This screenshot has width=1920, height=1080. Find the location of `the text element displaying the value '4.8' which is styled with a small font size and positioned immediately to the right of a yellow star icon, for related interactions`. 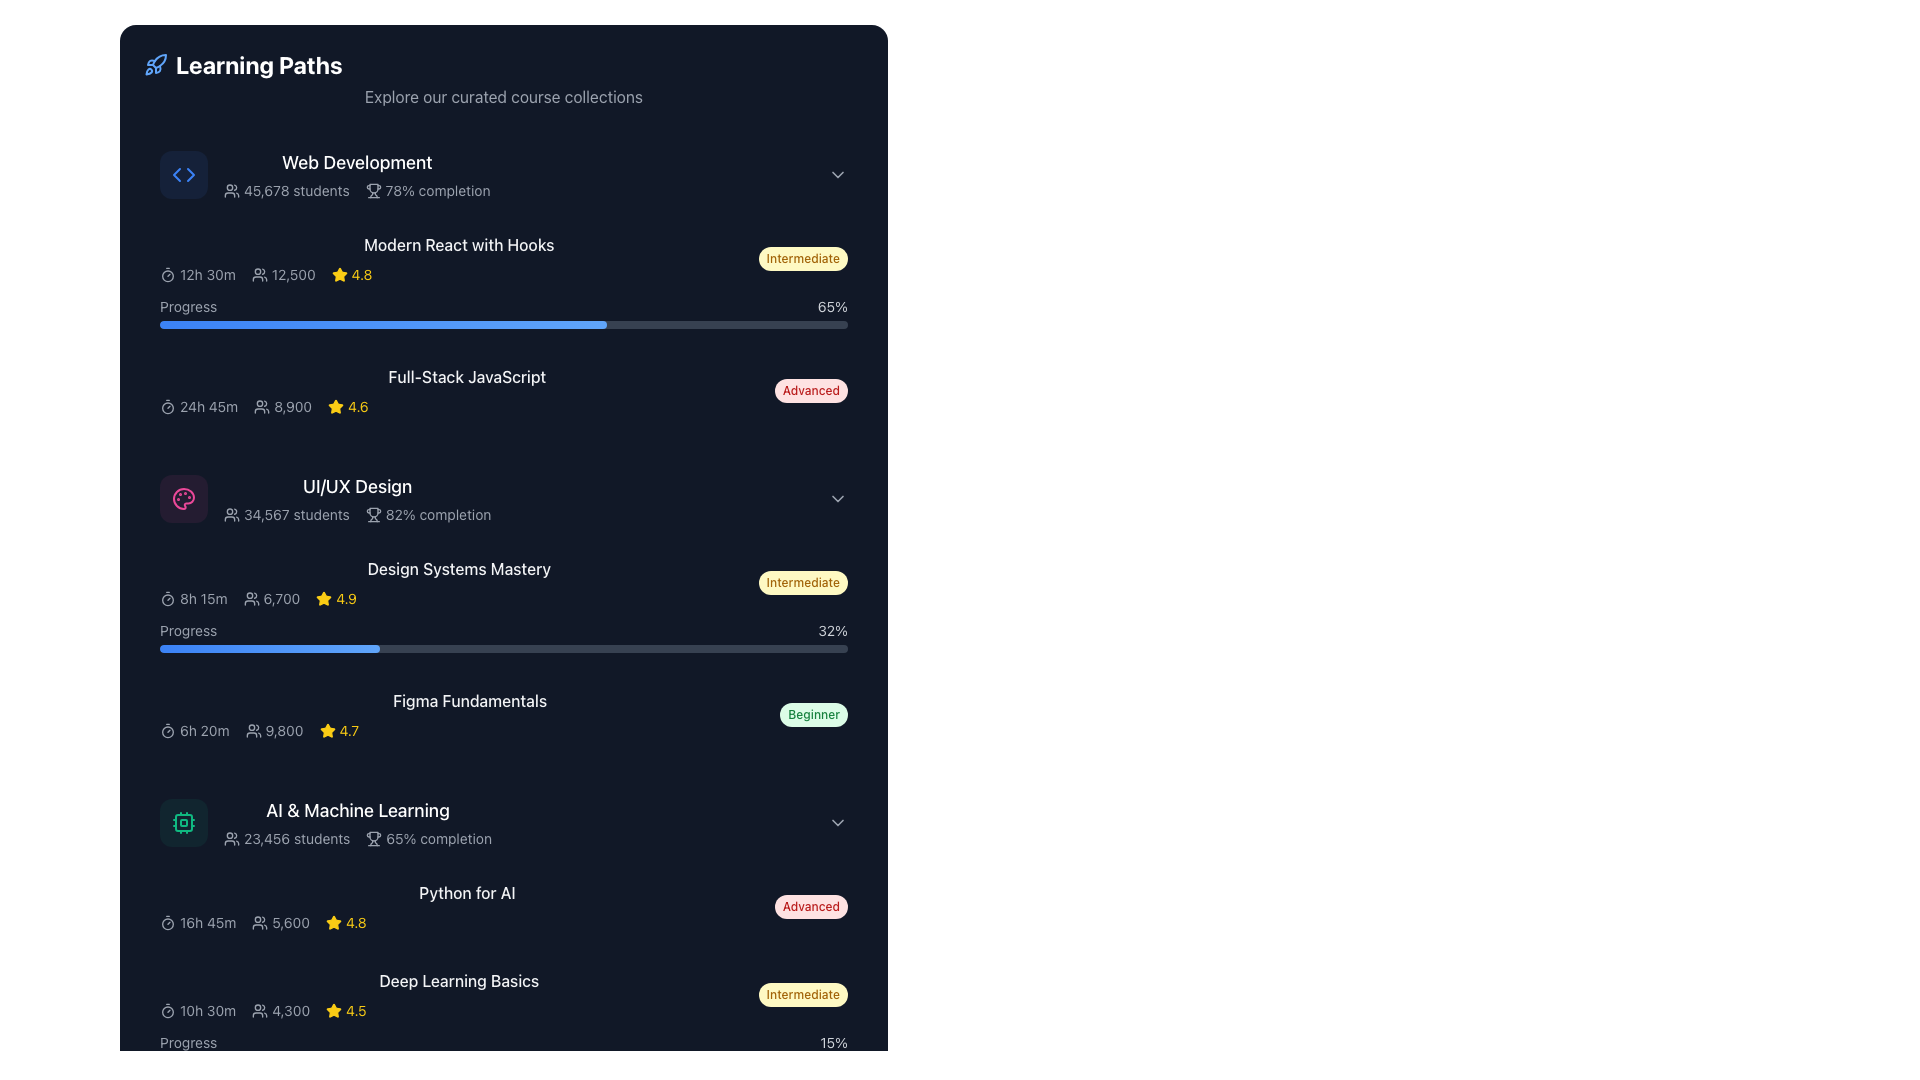

the text element displaying the value '4.8' which is styled with a small font size and positioned immediately to the right of a yellow star icon, for related interactions is located at coordinates (362, 274).